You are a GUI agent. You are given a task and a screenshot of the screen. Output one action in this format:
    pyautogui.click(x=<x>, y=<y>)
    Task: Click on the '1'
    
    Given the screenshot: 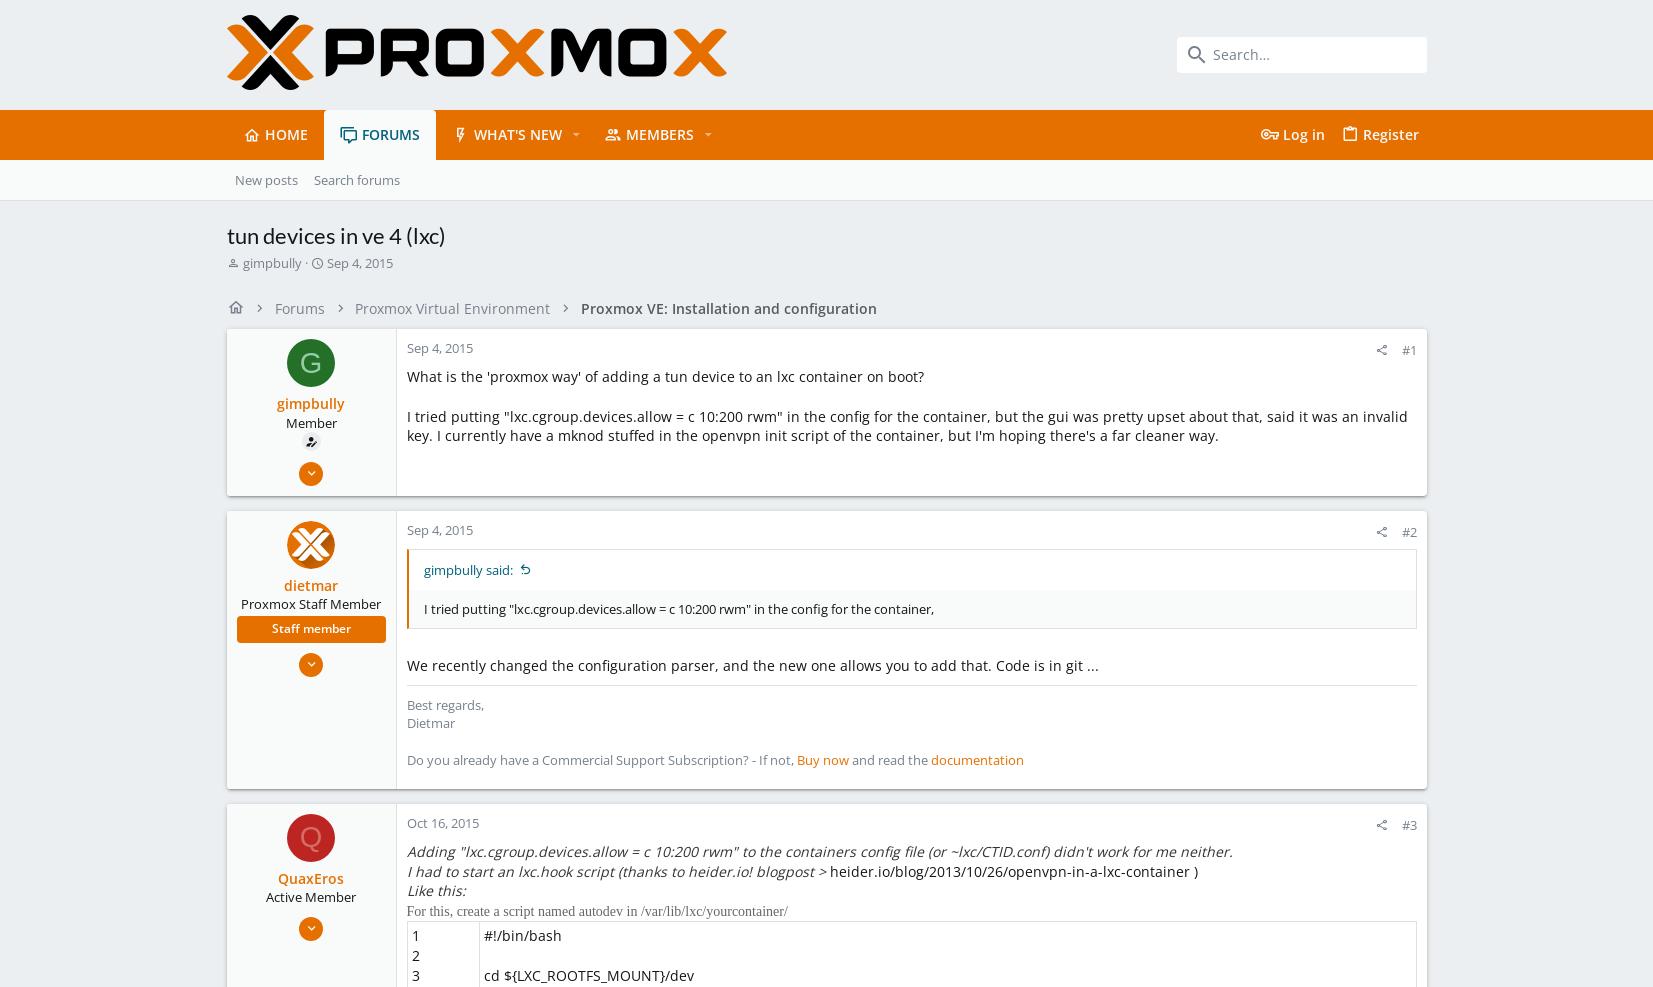 What is the action you would take?
    pyautogui.click(x=414, y=935)
    